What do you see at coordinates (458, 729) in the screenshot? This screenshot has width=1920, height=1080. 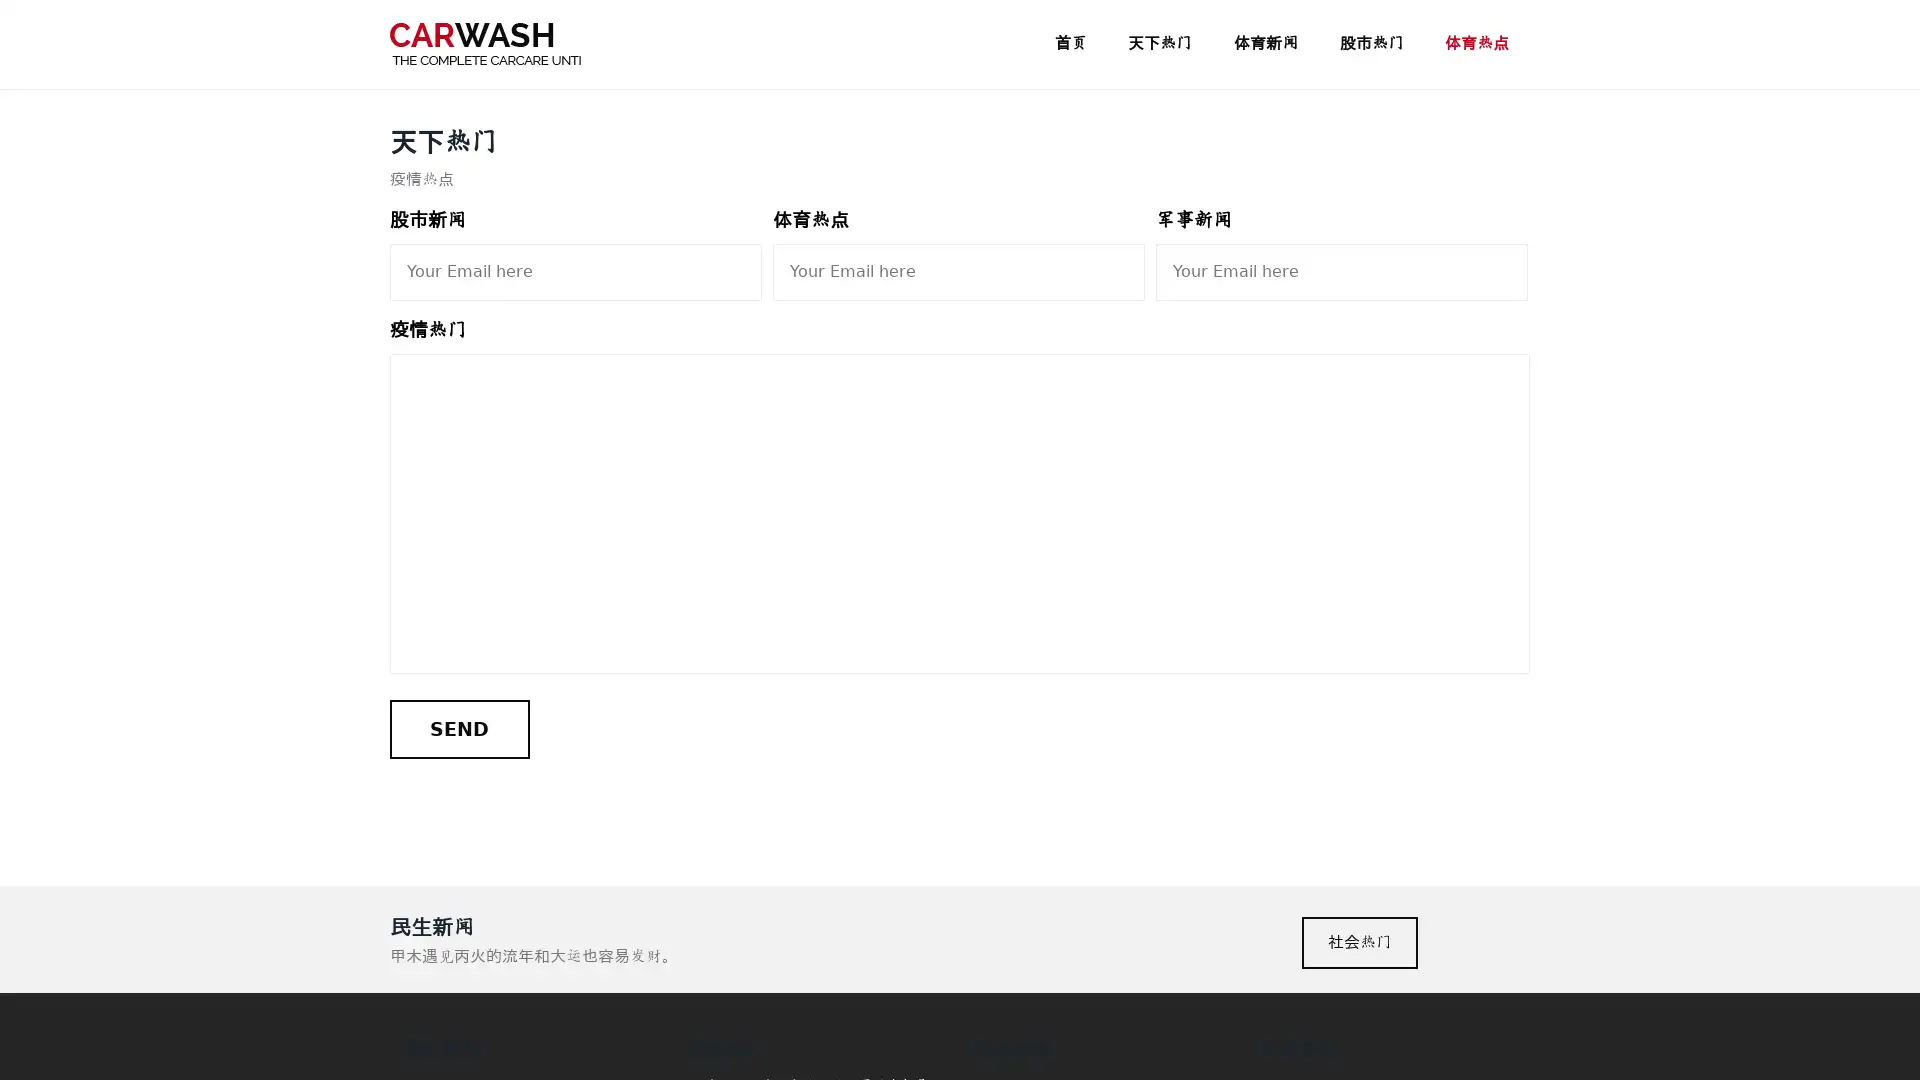 I see `send` at bounding box center [458, 729].